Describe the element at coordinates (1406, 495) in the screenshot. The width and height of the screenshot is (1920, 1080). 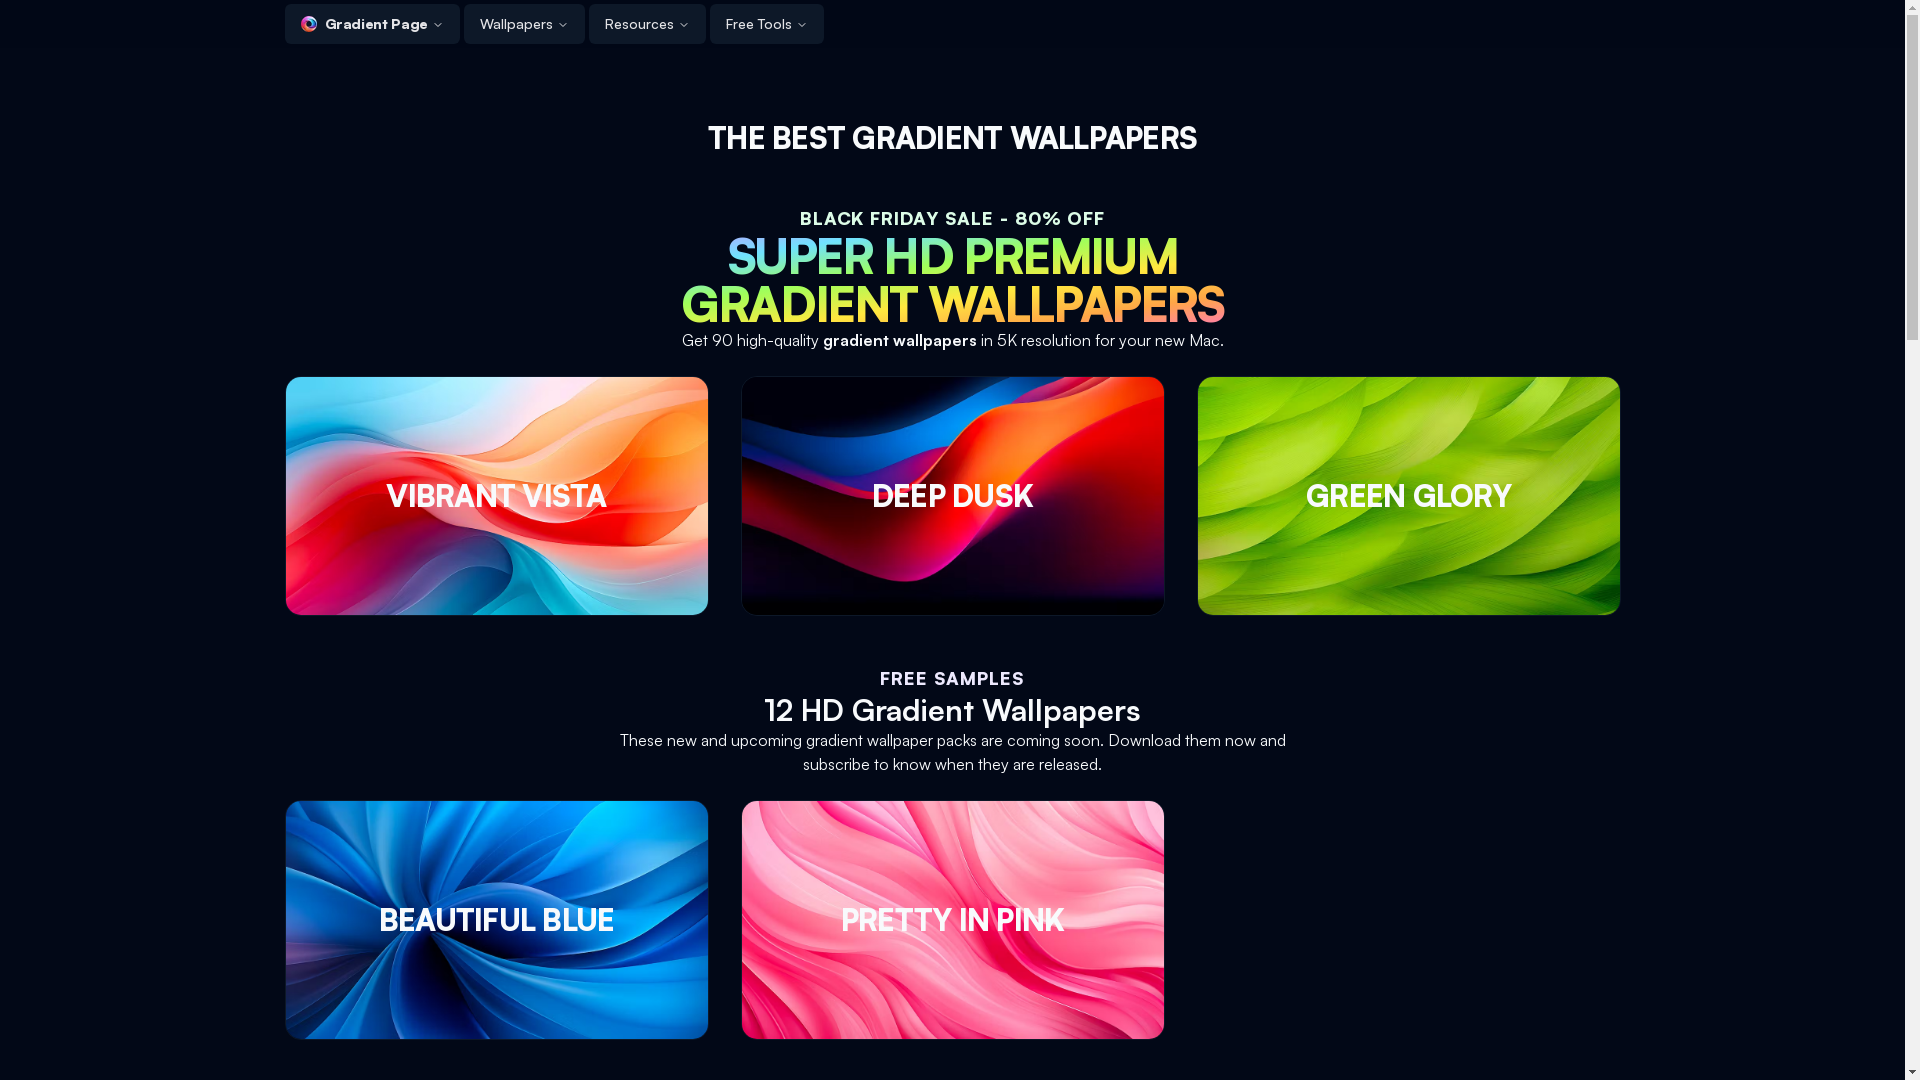
I see `'GREEN GLORY'` at that location.